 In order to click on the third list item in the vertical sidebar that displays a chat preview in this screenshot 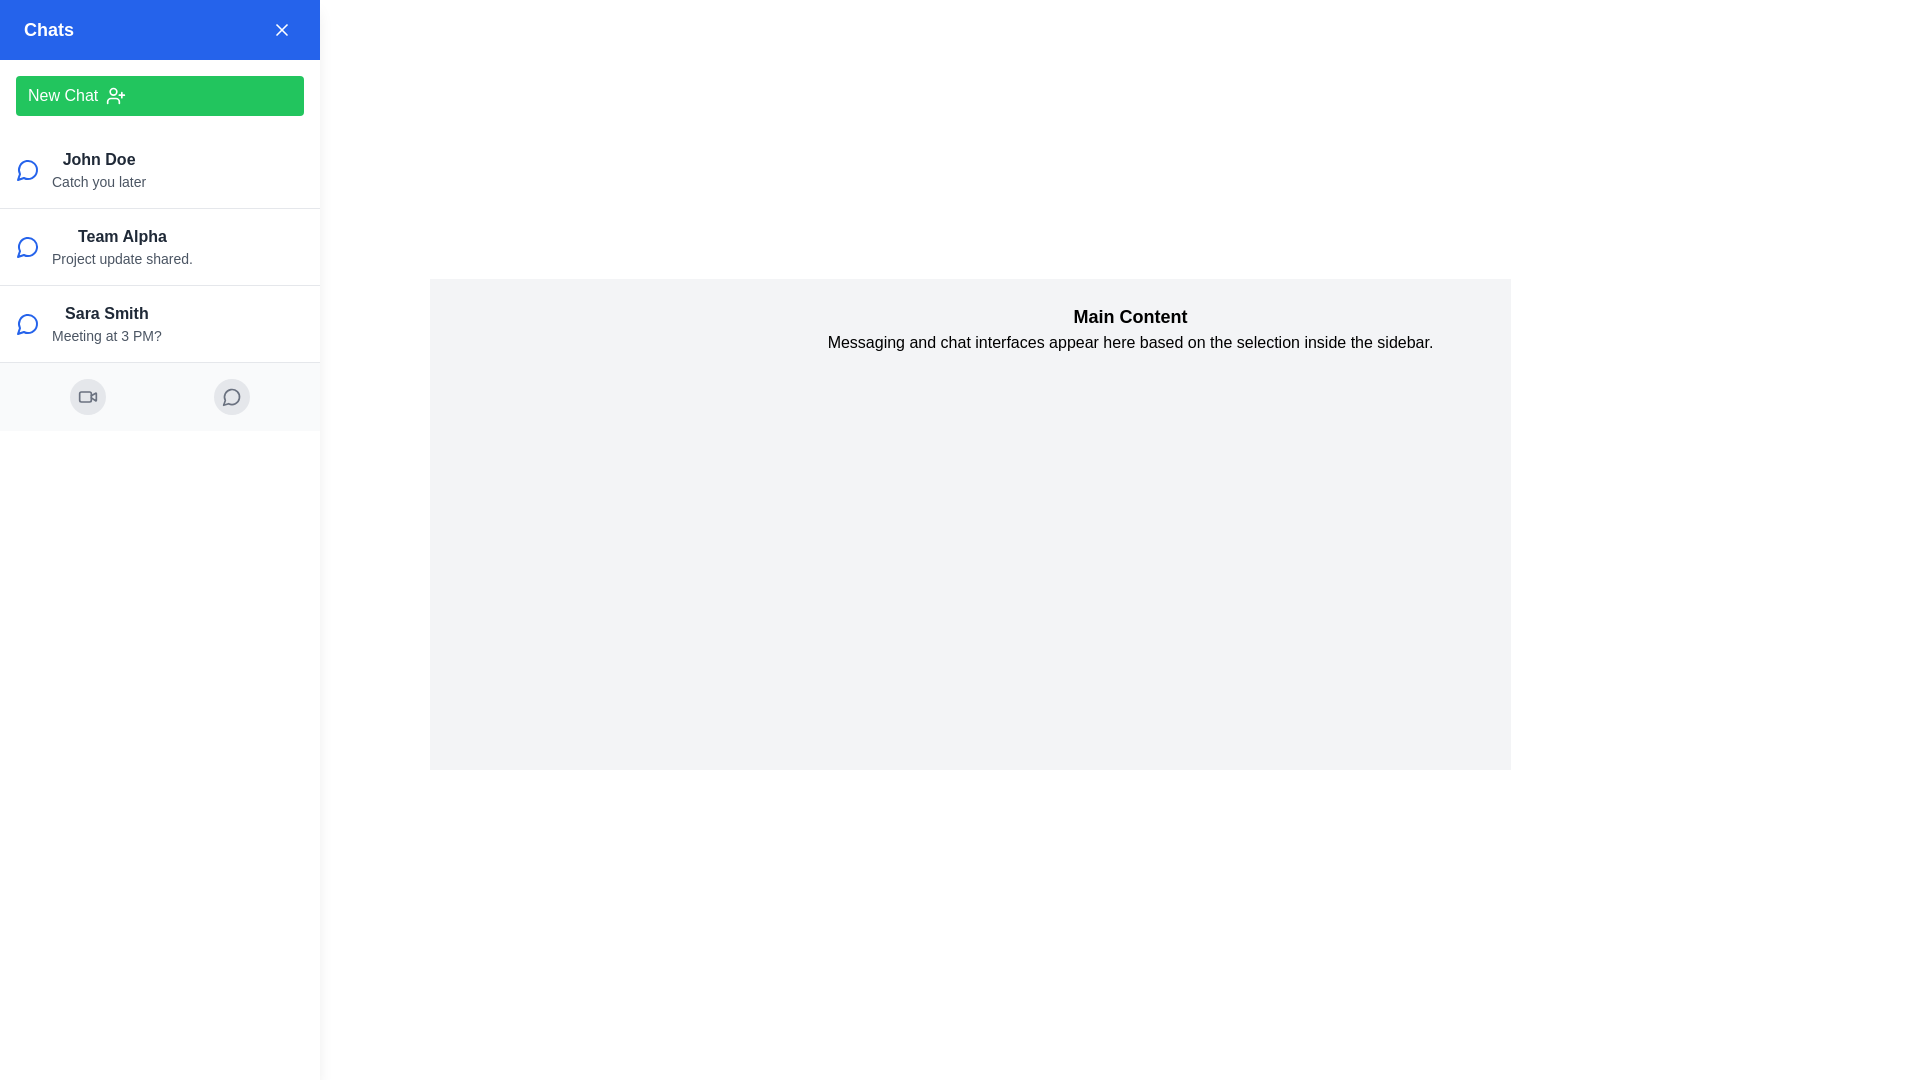, I will do `click(105, 323)`.